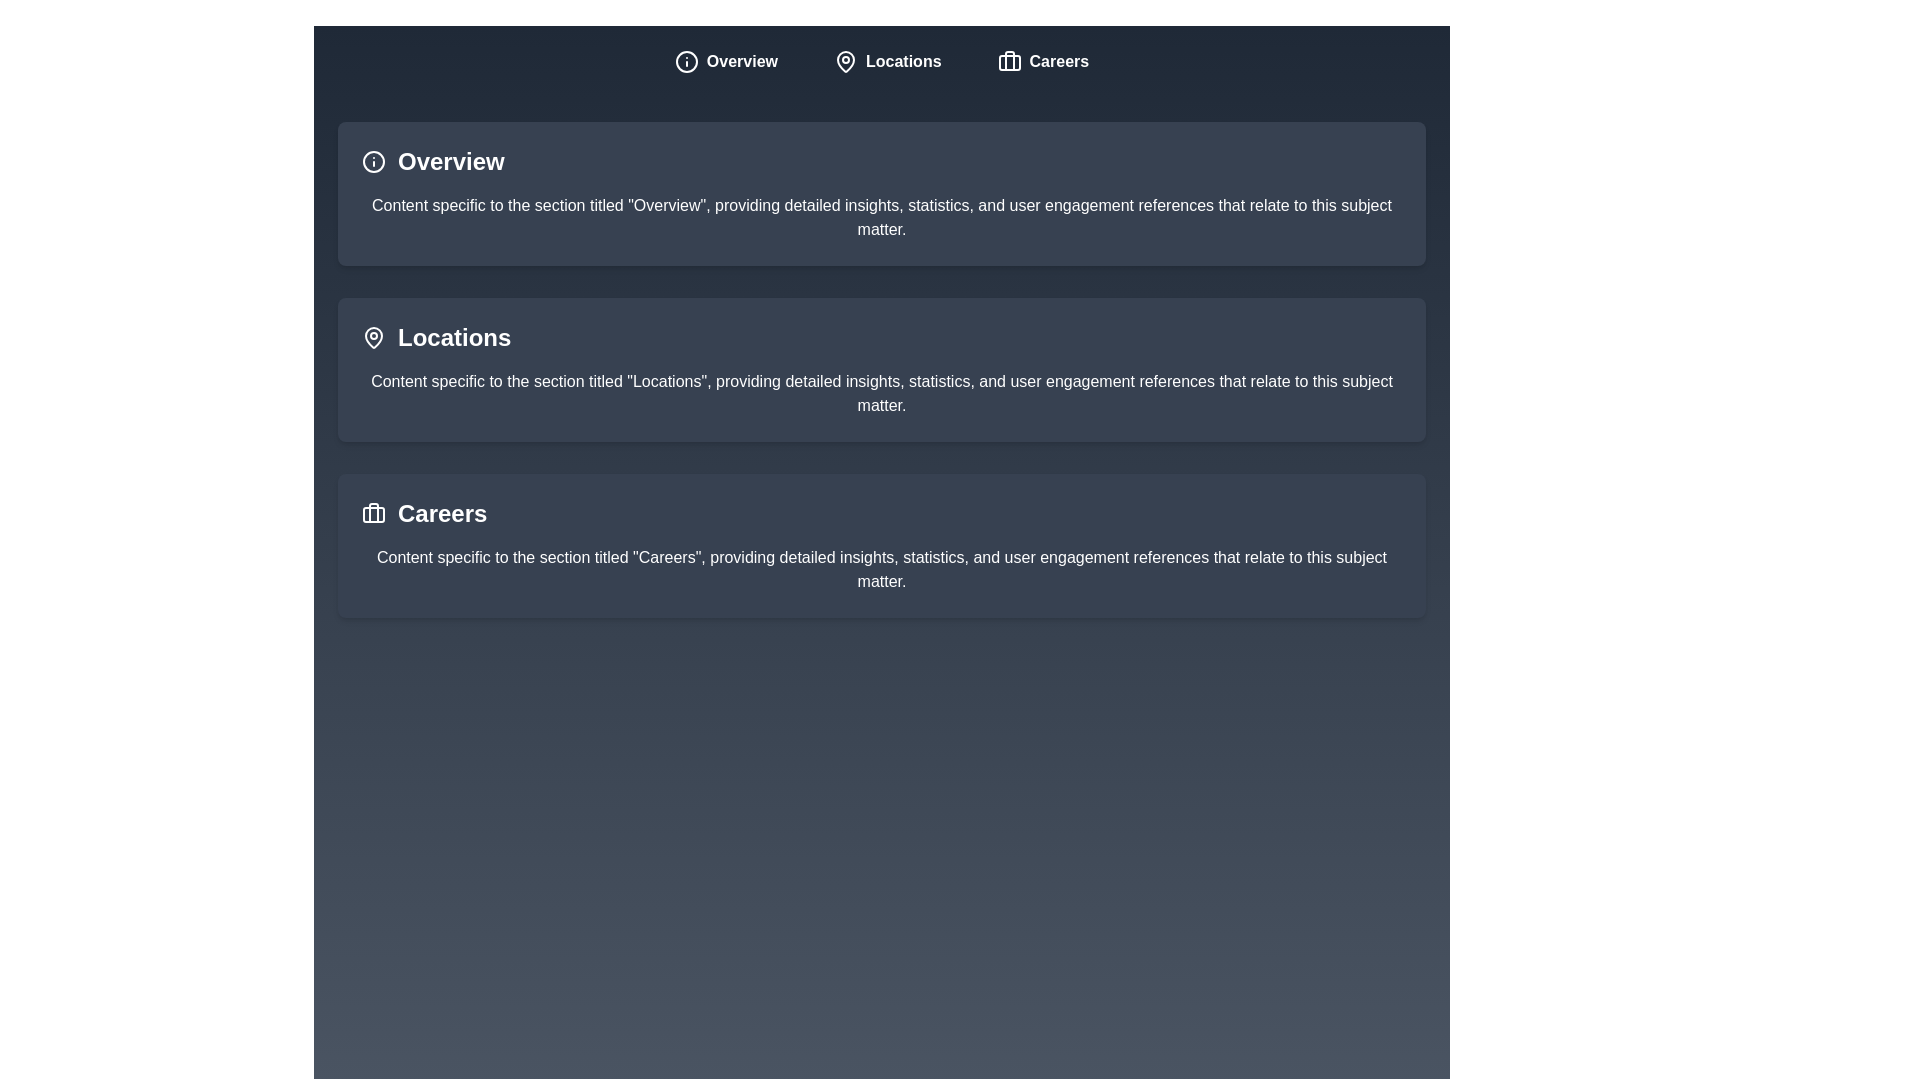 Image resolution: width=1920 pixels, height=1080 pixels. Describe the element at coordinates (441, 512) in the screenshot. I see `the 'Careers' header or label` at that location.